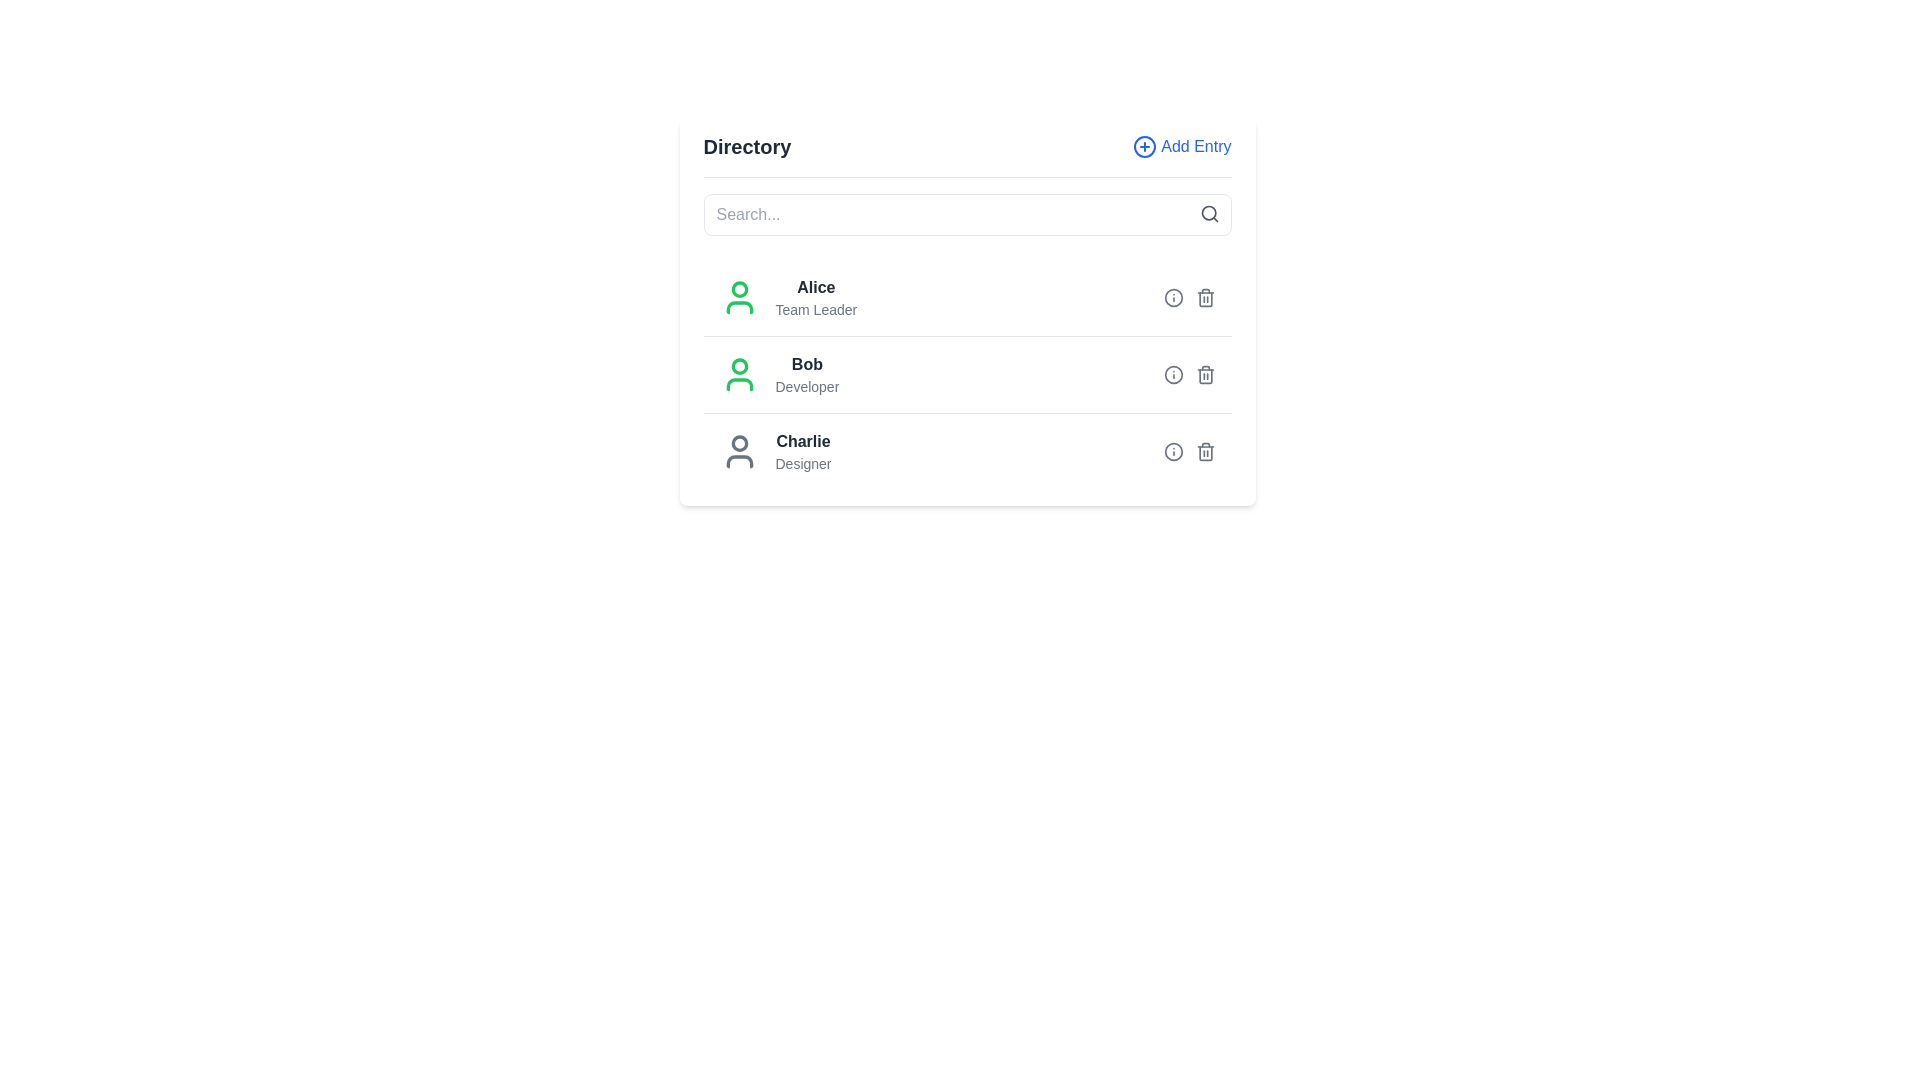 This screenshot has height=1080, width=1920. Describe the element at coordinates (738, 451) in the screenshot. I see `the user profile icon, which is a circular design featuring a gray figure representing a person's head and shoulders, located to the left of the text 'Charlie' and 'Designer'` at that location.